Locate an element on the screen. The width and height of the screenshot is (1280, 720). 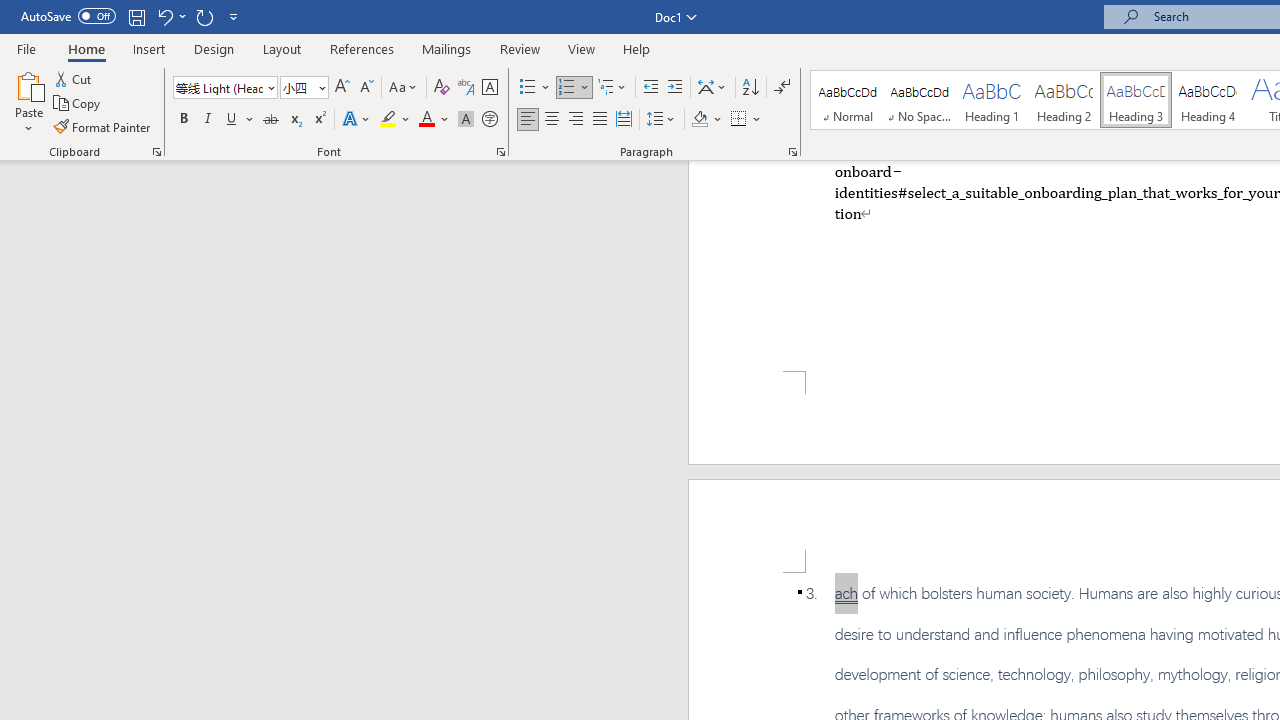
'Office Clipboard...' is located at coordinates (155, 150).